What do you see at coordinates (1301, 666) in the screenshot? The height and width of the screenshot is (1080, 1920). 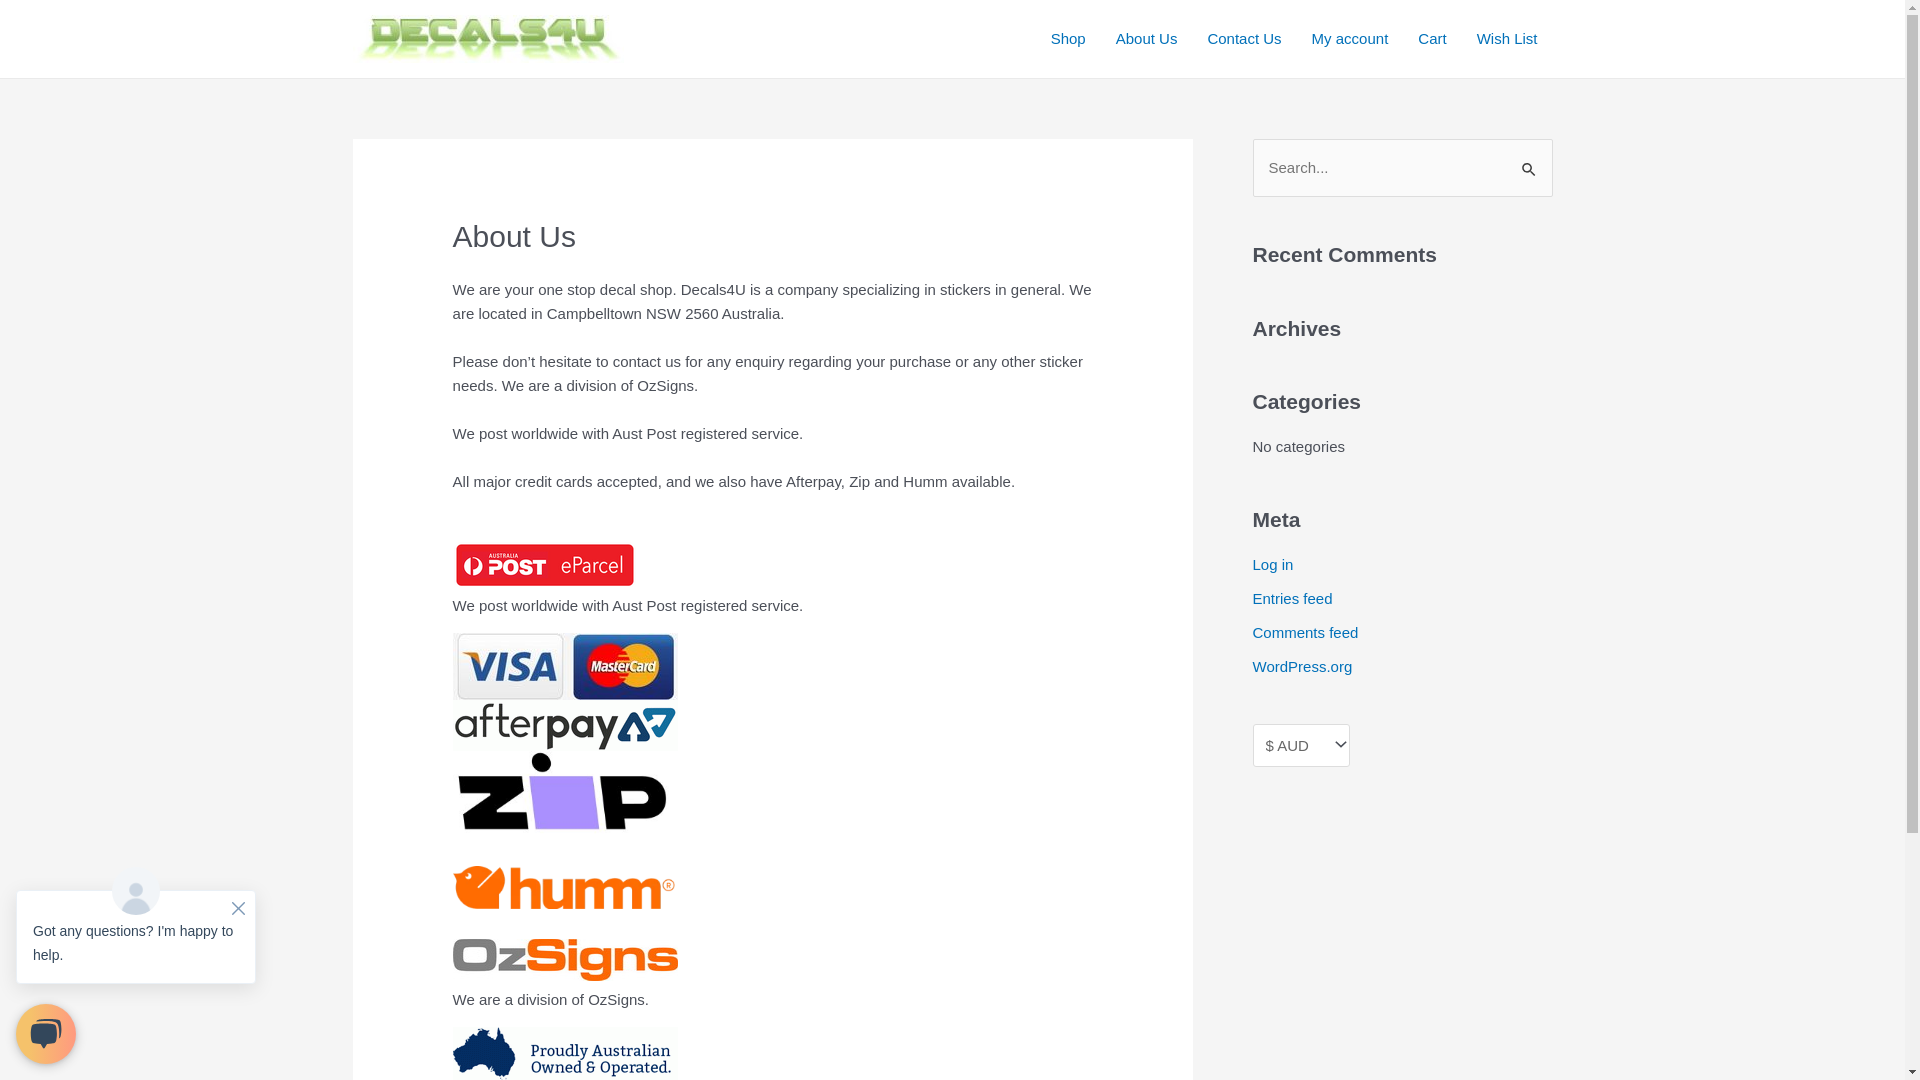 I see `'WordPress.org'` at bounding box center [1301, 666].